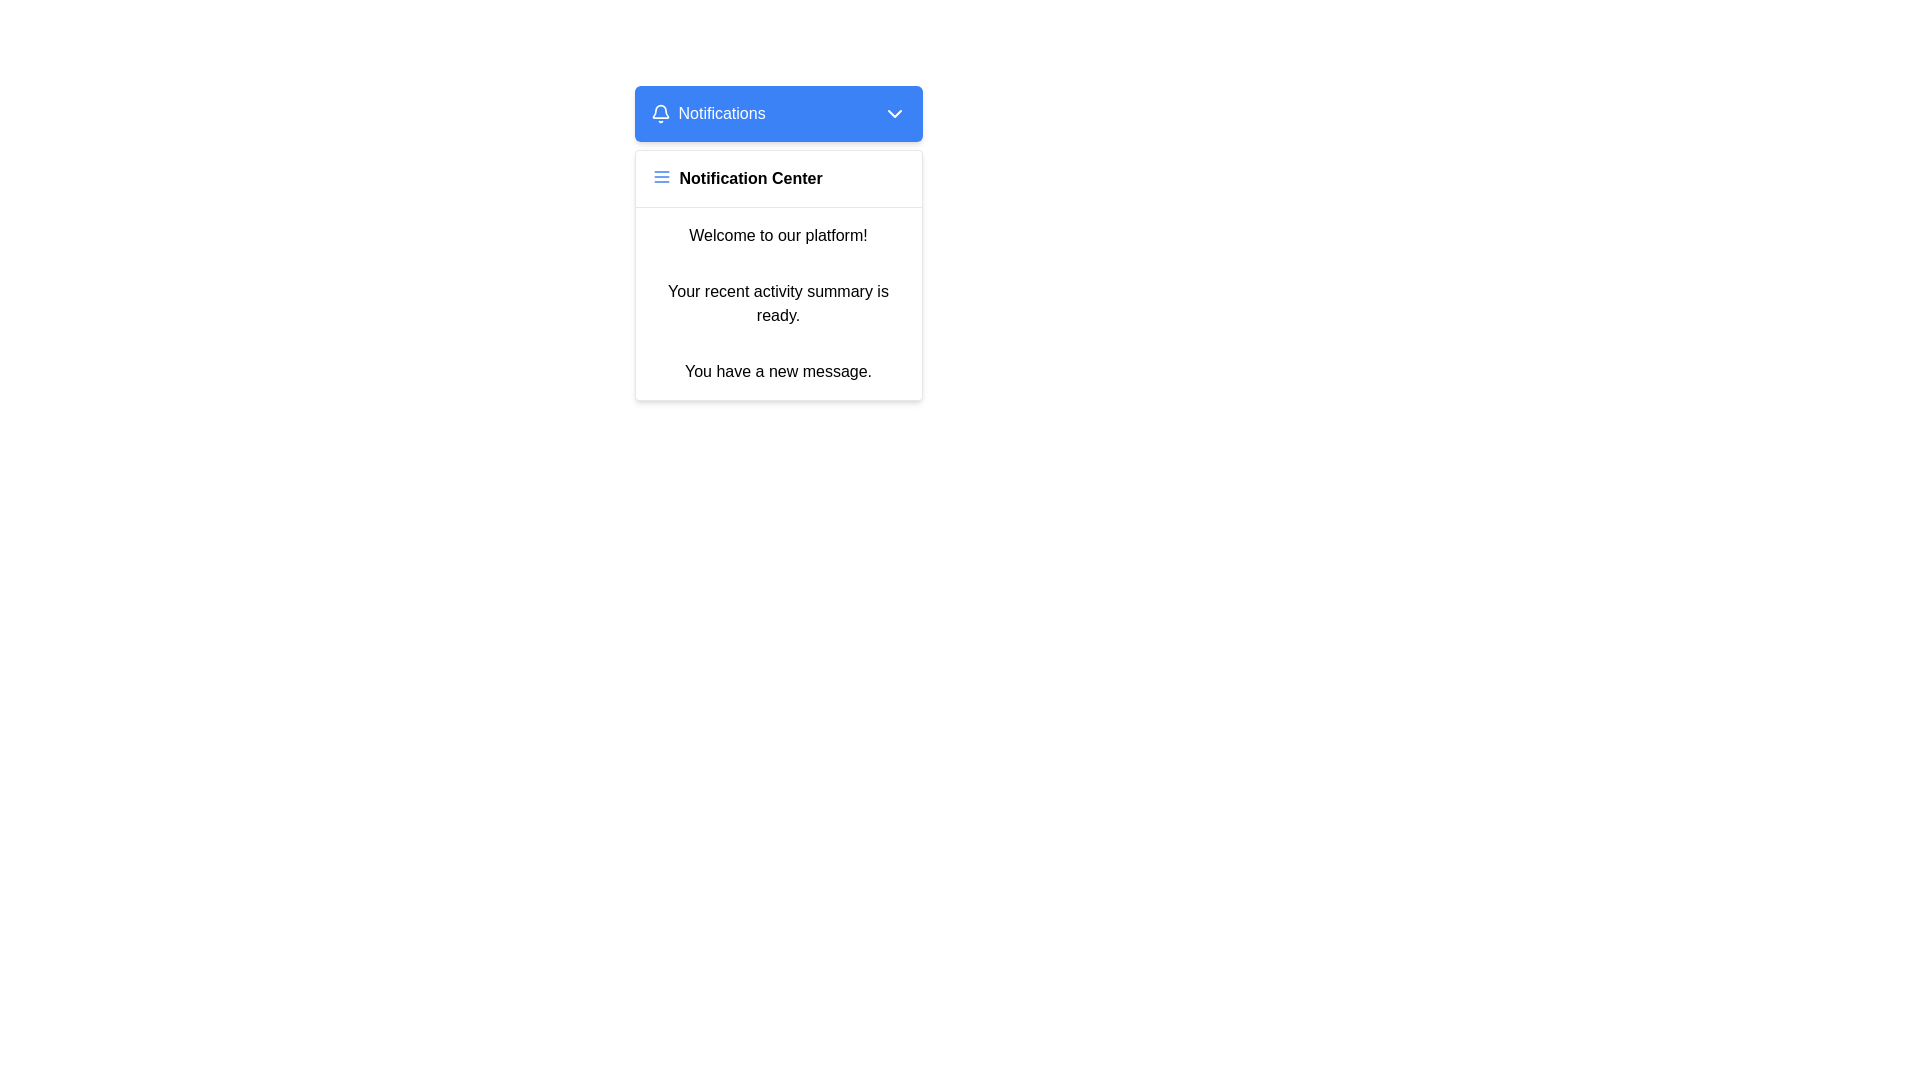 The image size is (1920, 1080). What do you see at coordinates (661, 176) in the screenshot?
I see `the minimalistic blue icon with three horizontal lines located to the left of the 'Notification Center' text` at bounding box center [661, 176].